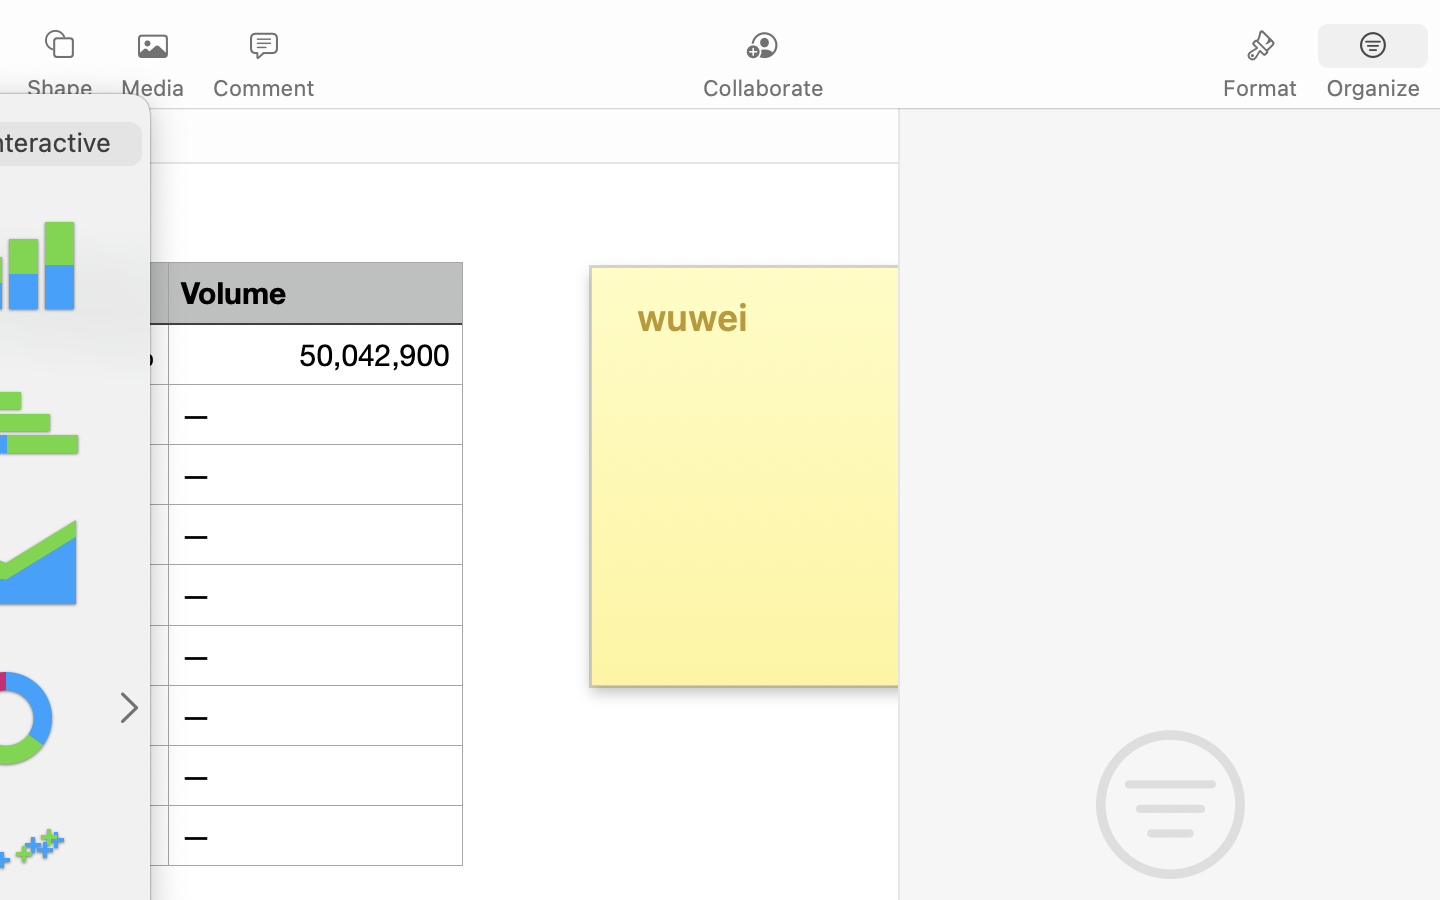 The width and height of the screenshot is (1440, 900). Describe the element at coordinates (1371, 87) in the screenshot. I see `'Organize'` at that location.